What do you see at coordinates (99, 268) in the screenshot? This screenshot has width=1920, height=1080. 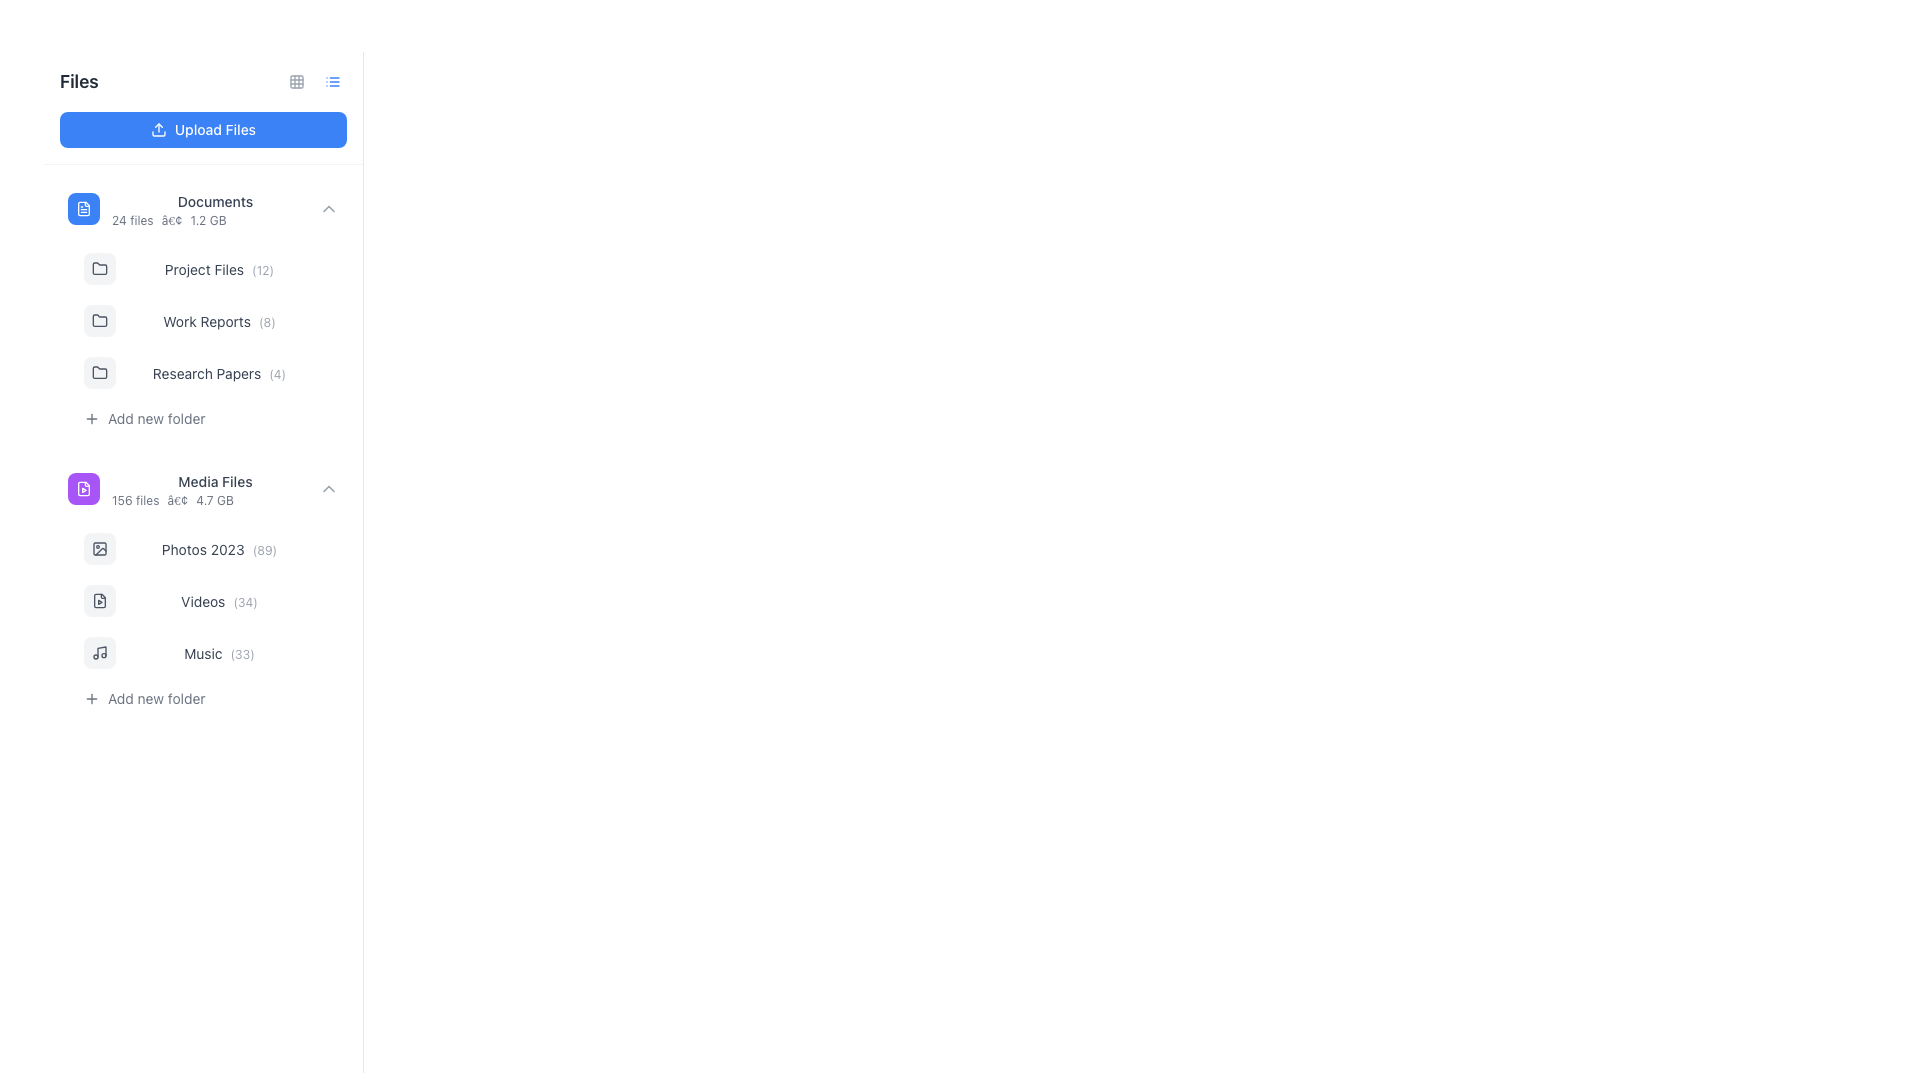 I see `the folder icon representing 'Project Files' located under the 'Documents' category on the sidebar` at bounding box center [99, 268].